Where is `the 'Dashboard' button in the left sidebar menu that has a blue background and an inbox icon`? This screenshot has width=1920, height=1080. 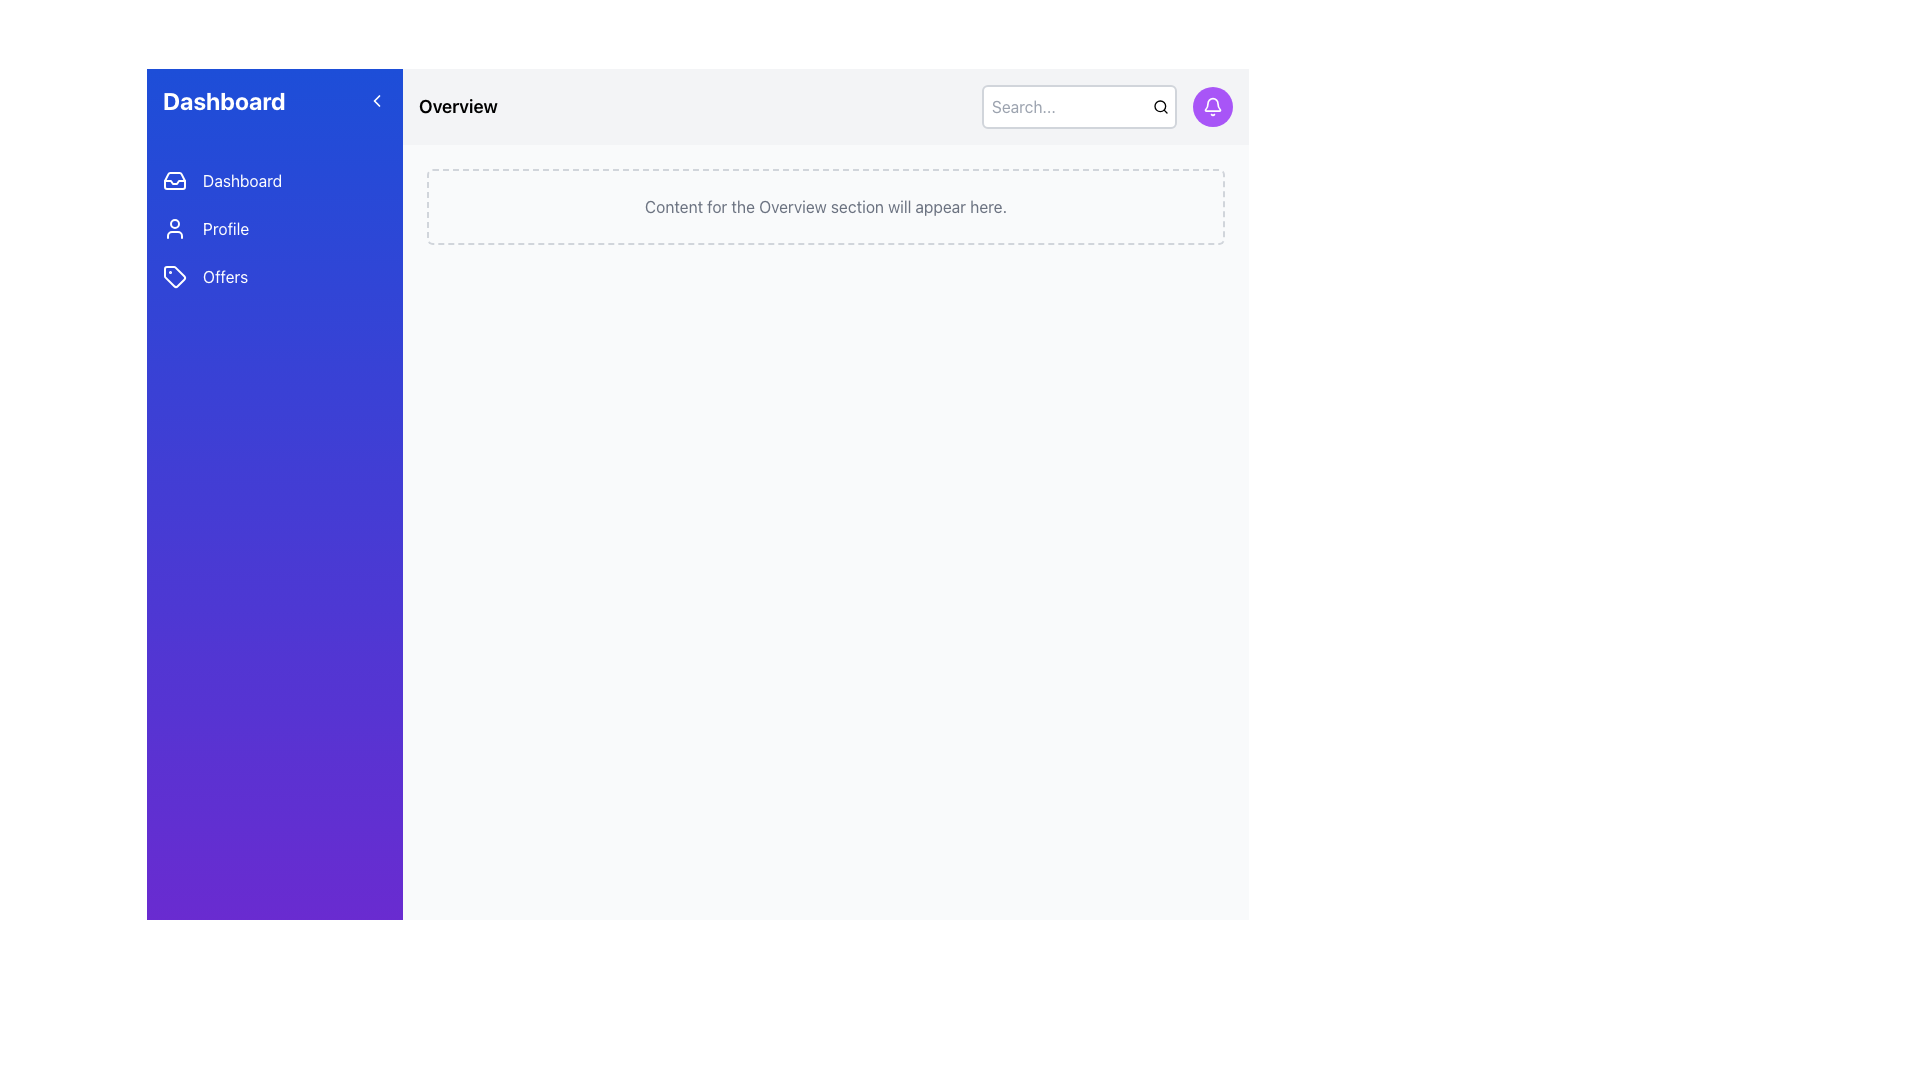 the 'Dashboard' button in the left sidebar menu that has a blue background and an inbox icon is located at coordinates (273, 181).